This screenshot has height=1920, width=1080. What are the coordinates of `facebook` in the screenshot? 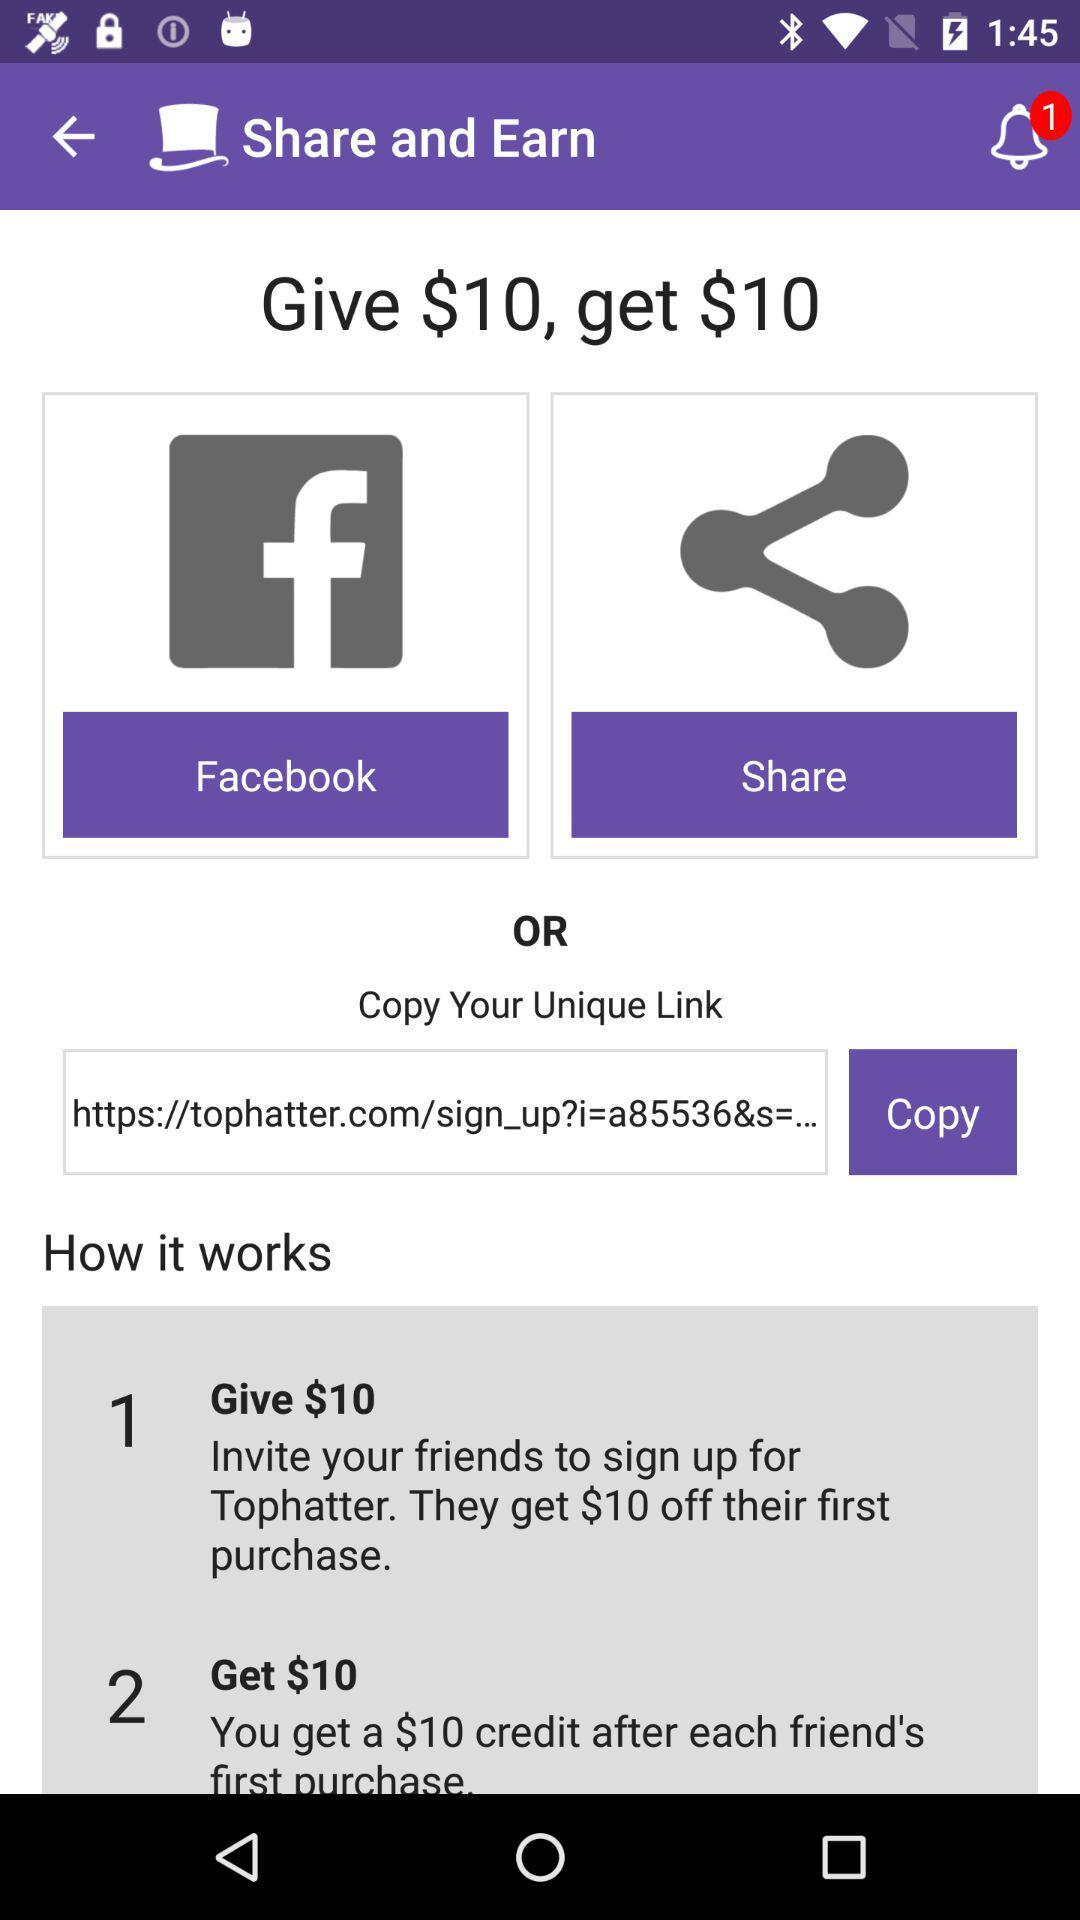 It's located at (285, 552).